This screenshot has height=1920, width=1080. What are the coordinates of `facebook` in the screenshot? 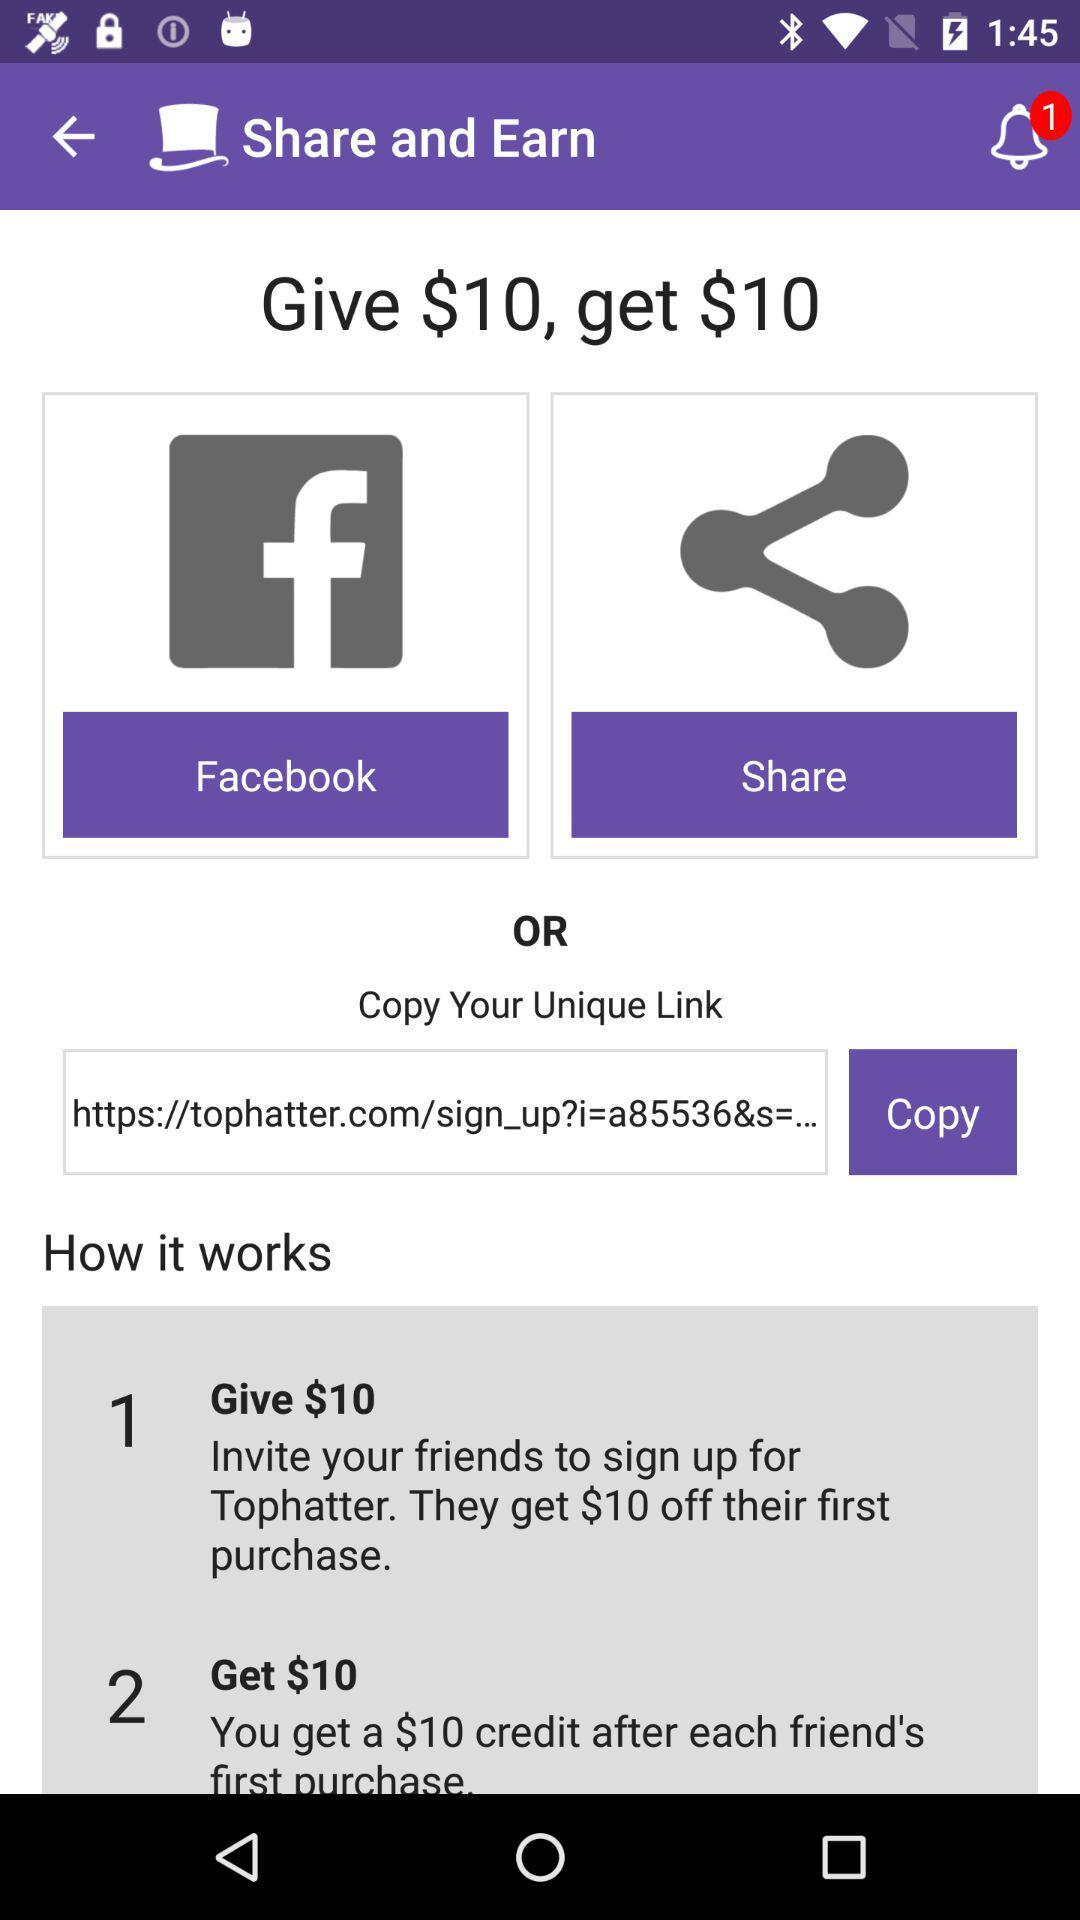 It's located at (285, 552).